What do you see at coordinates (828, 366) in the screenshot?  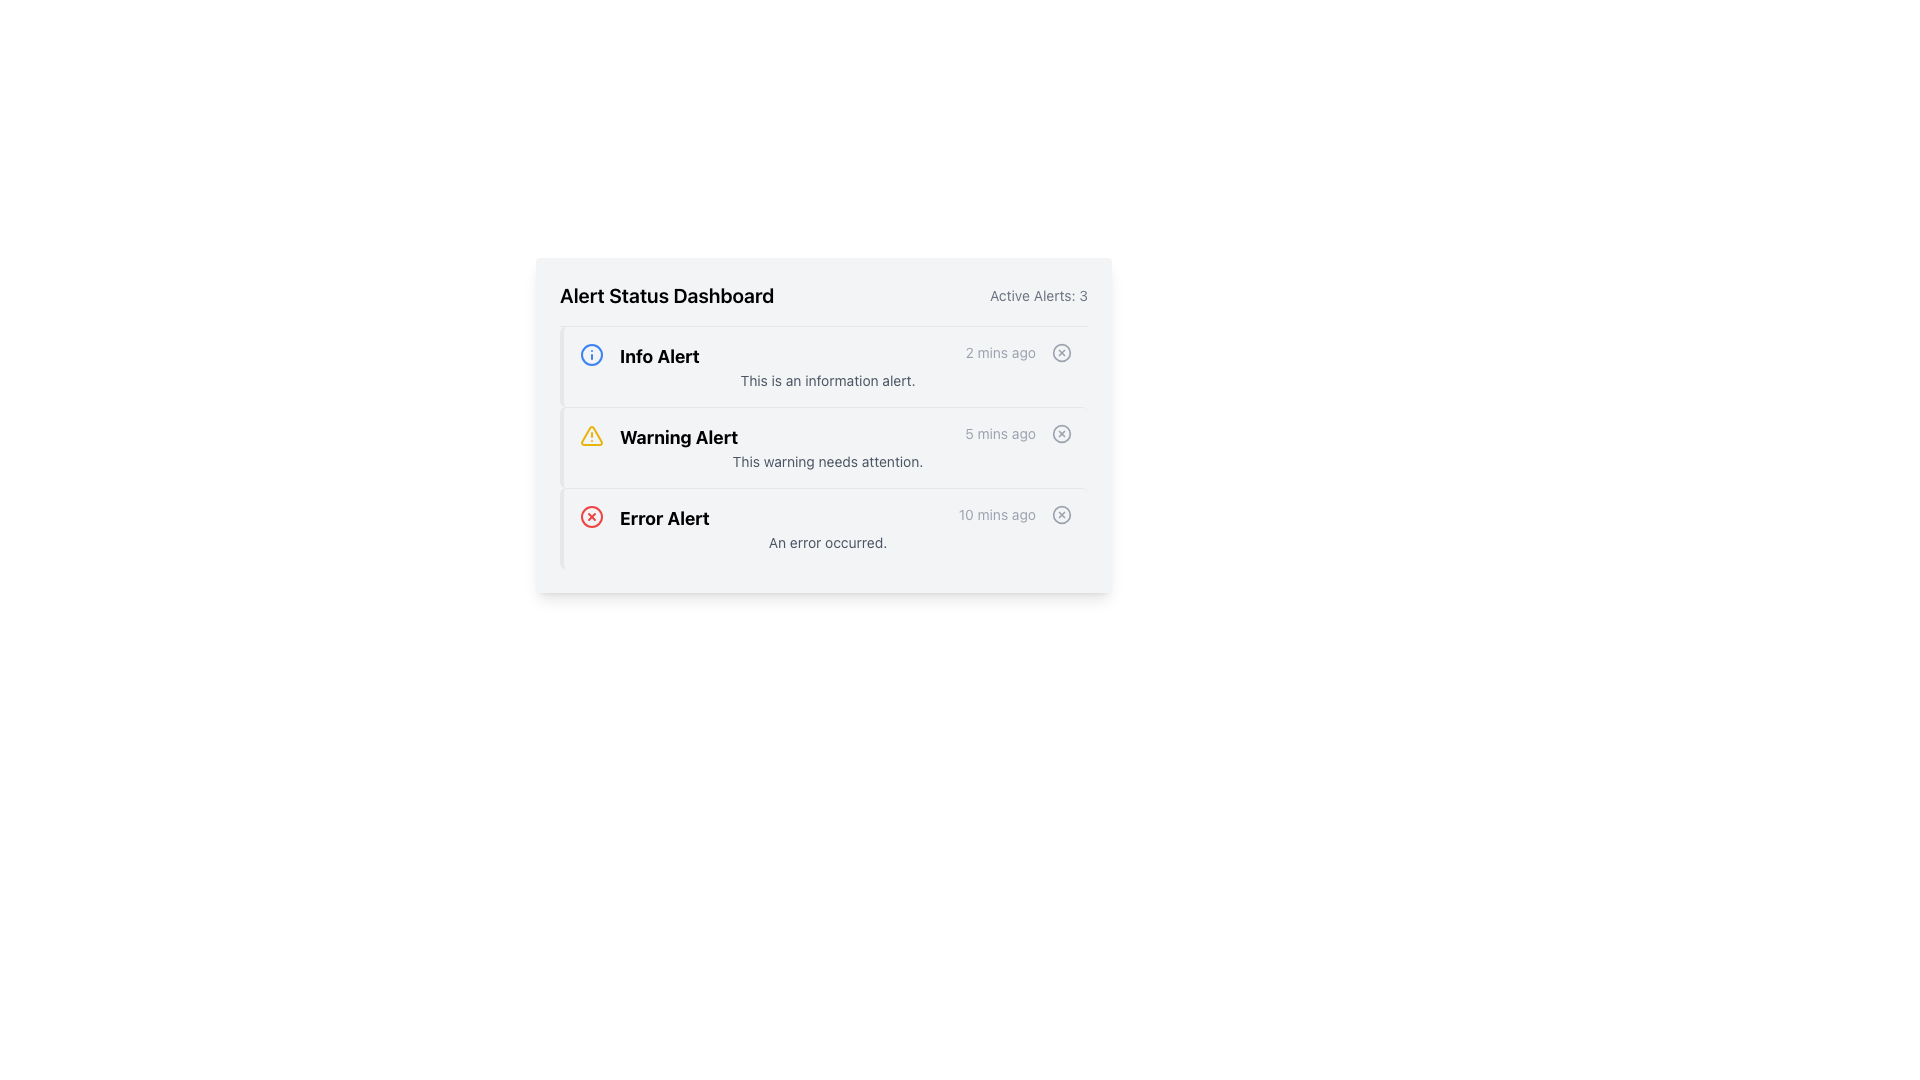 I see `the Notification Card, which is the first in a list of alert elements, positioned above 'Warning Alert' and 'Error Alert'` at bounding box center [828, 366].